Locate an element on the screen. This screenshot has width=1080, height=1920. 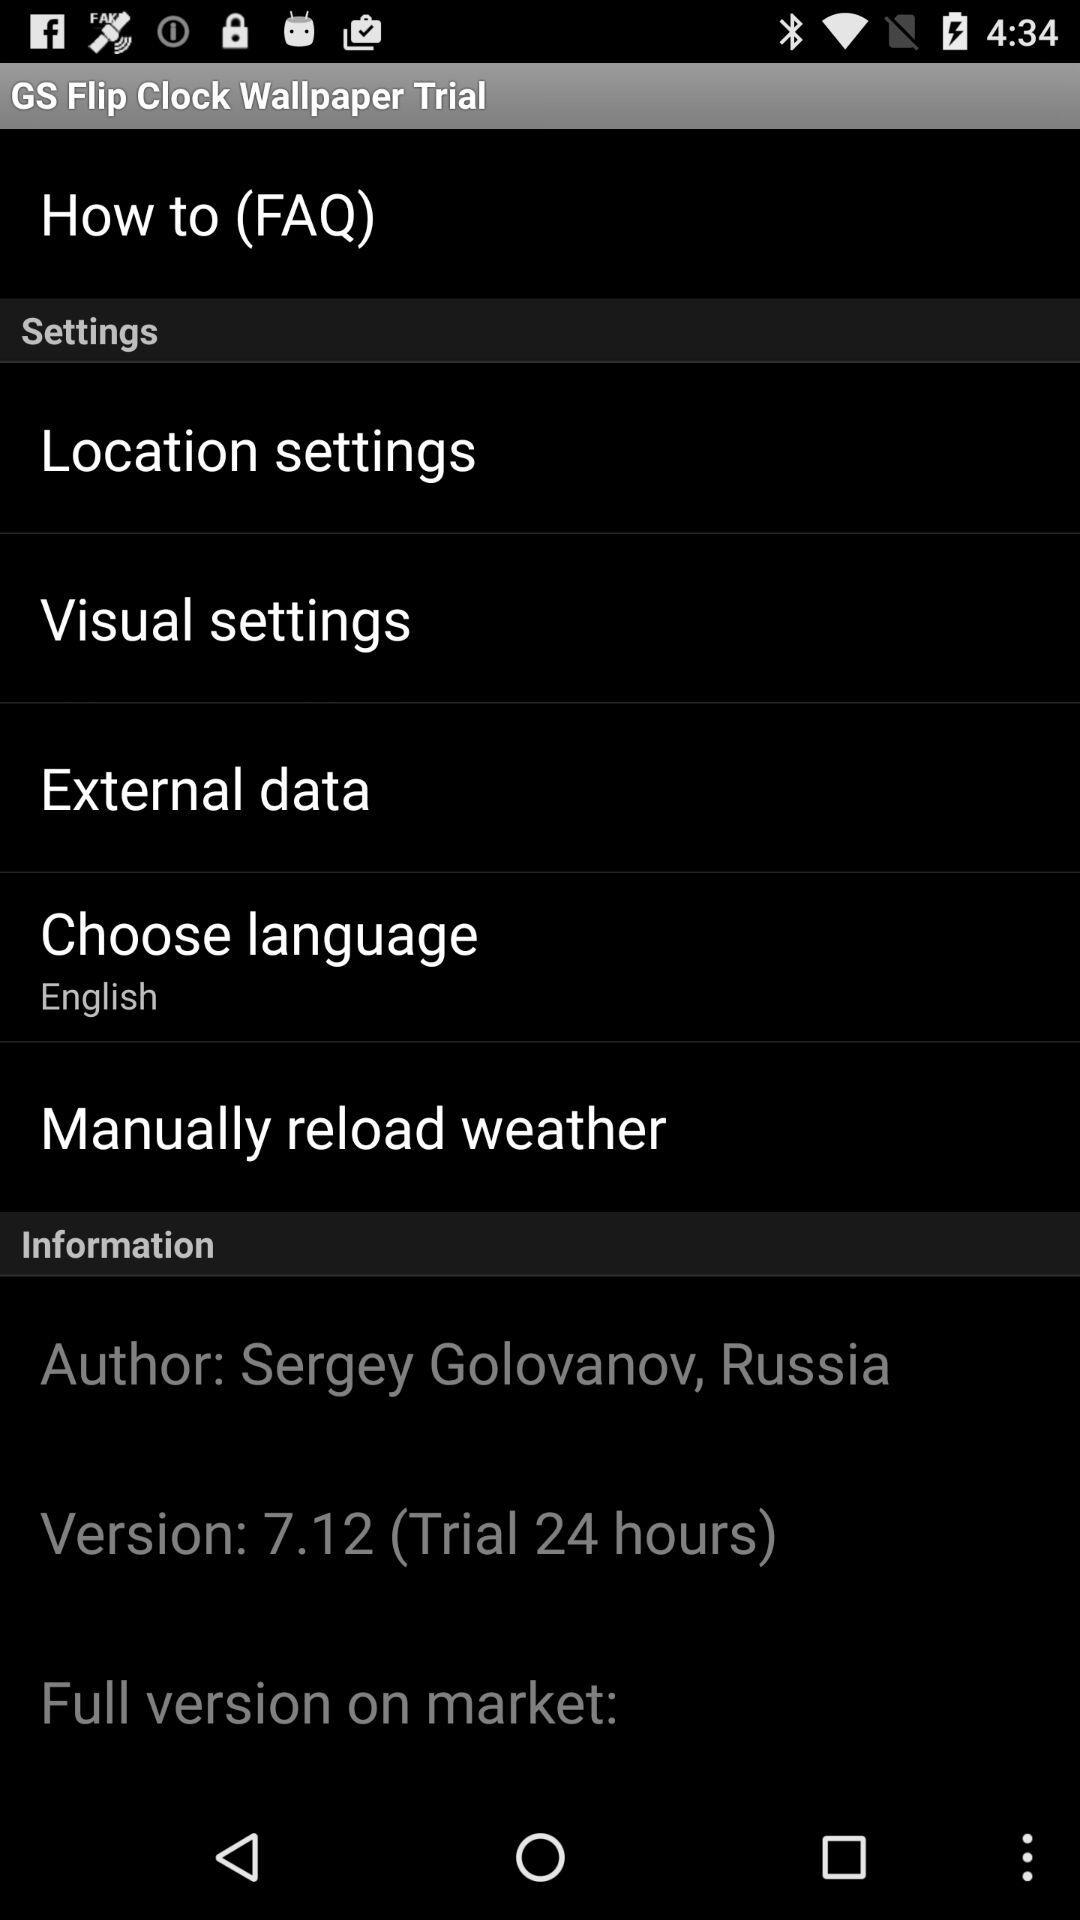
manually reload weather icon is located at coordinates (352, 1126).